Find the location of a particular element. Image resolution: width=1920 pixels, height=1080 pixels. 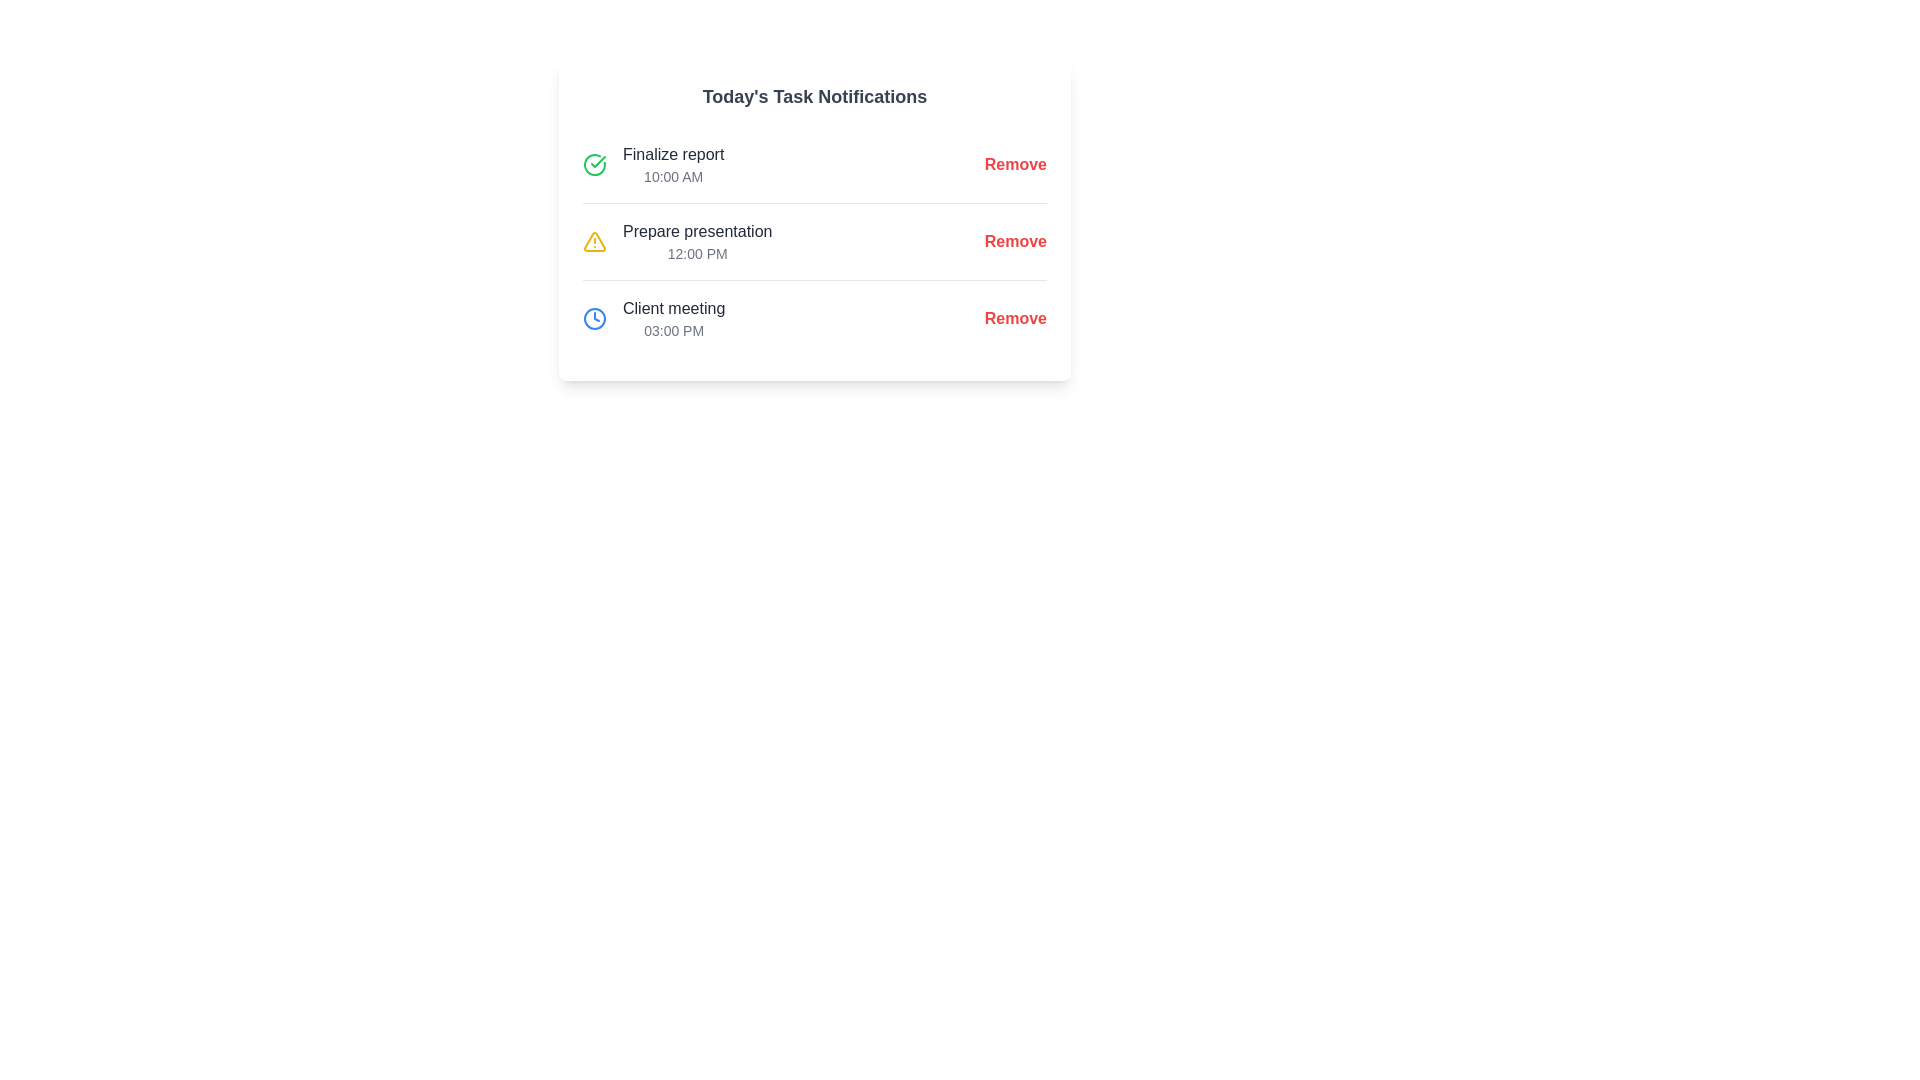

the time text label associated with the 'Client meeting' notification, which is positioned to the right of the event title and below the circular clock icon is located at coordinates (674, 330).